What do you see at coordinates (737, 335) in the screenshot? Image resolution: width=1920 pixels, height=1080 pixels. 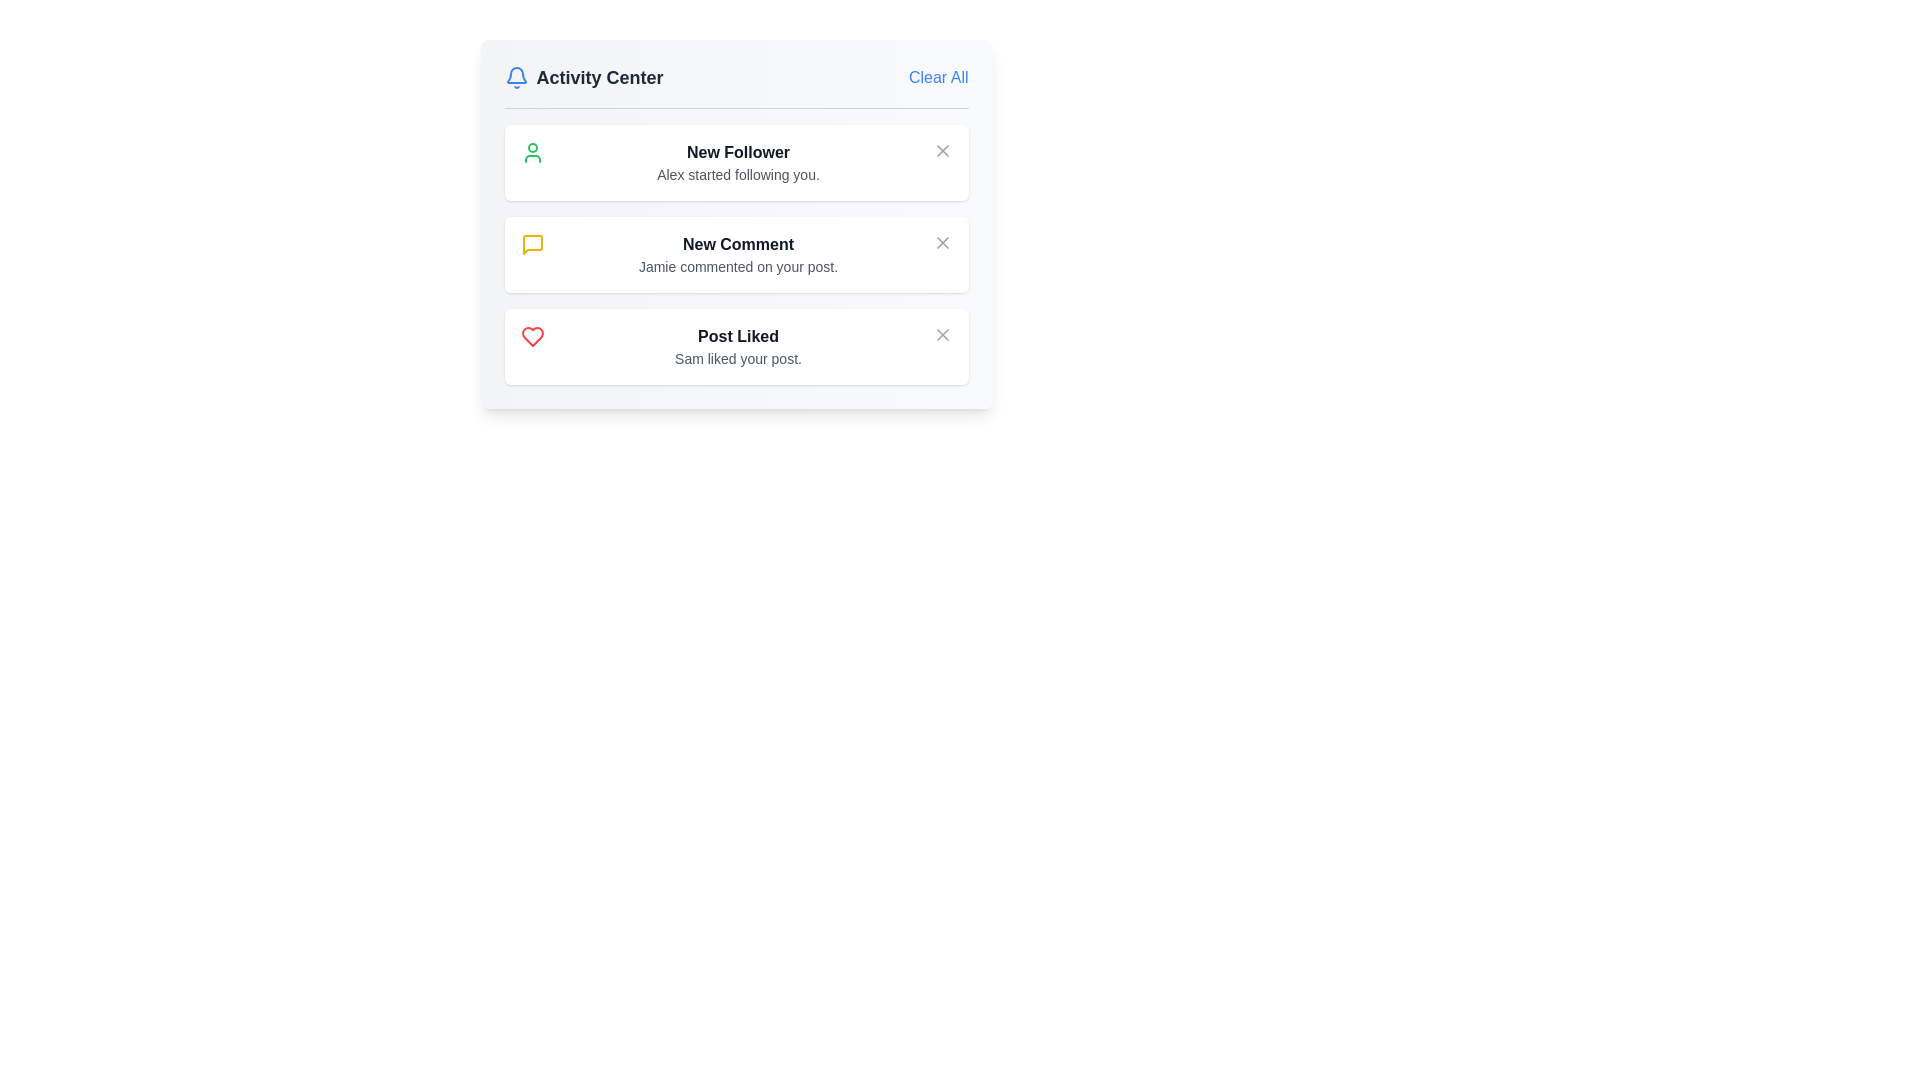 I see `the bold black text label 'Post Liked' in the third notification card of the 'Activity Center' interface` at bounding box center [737, 335].